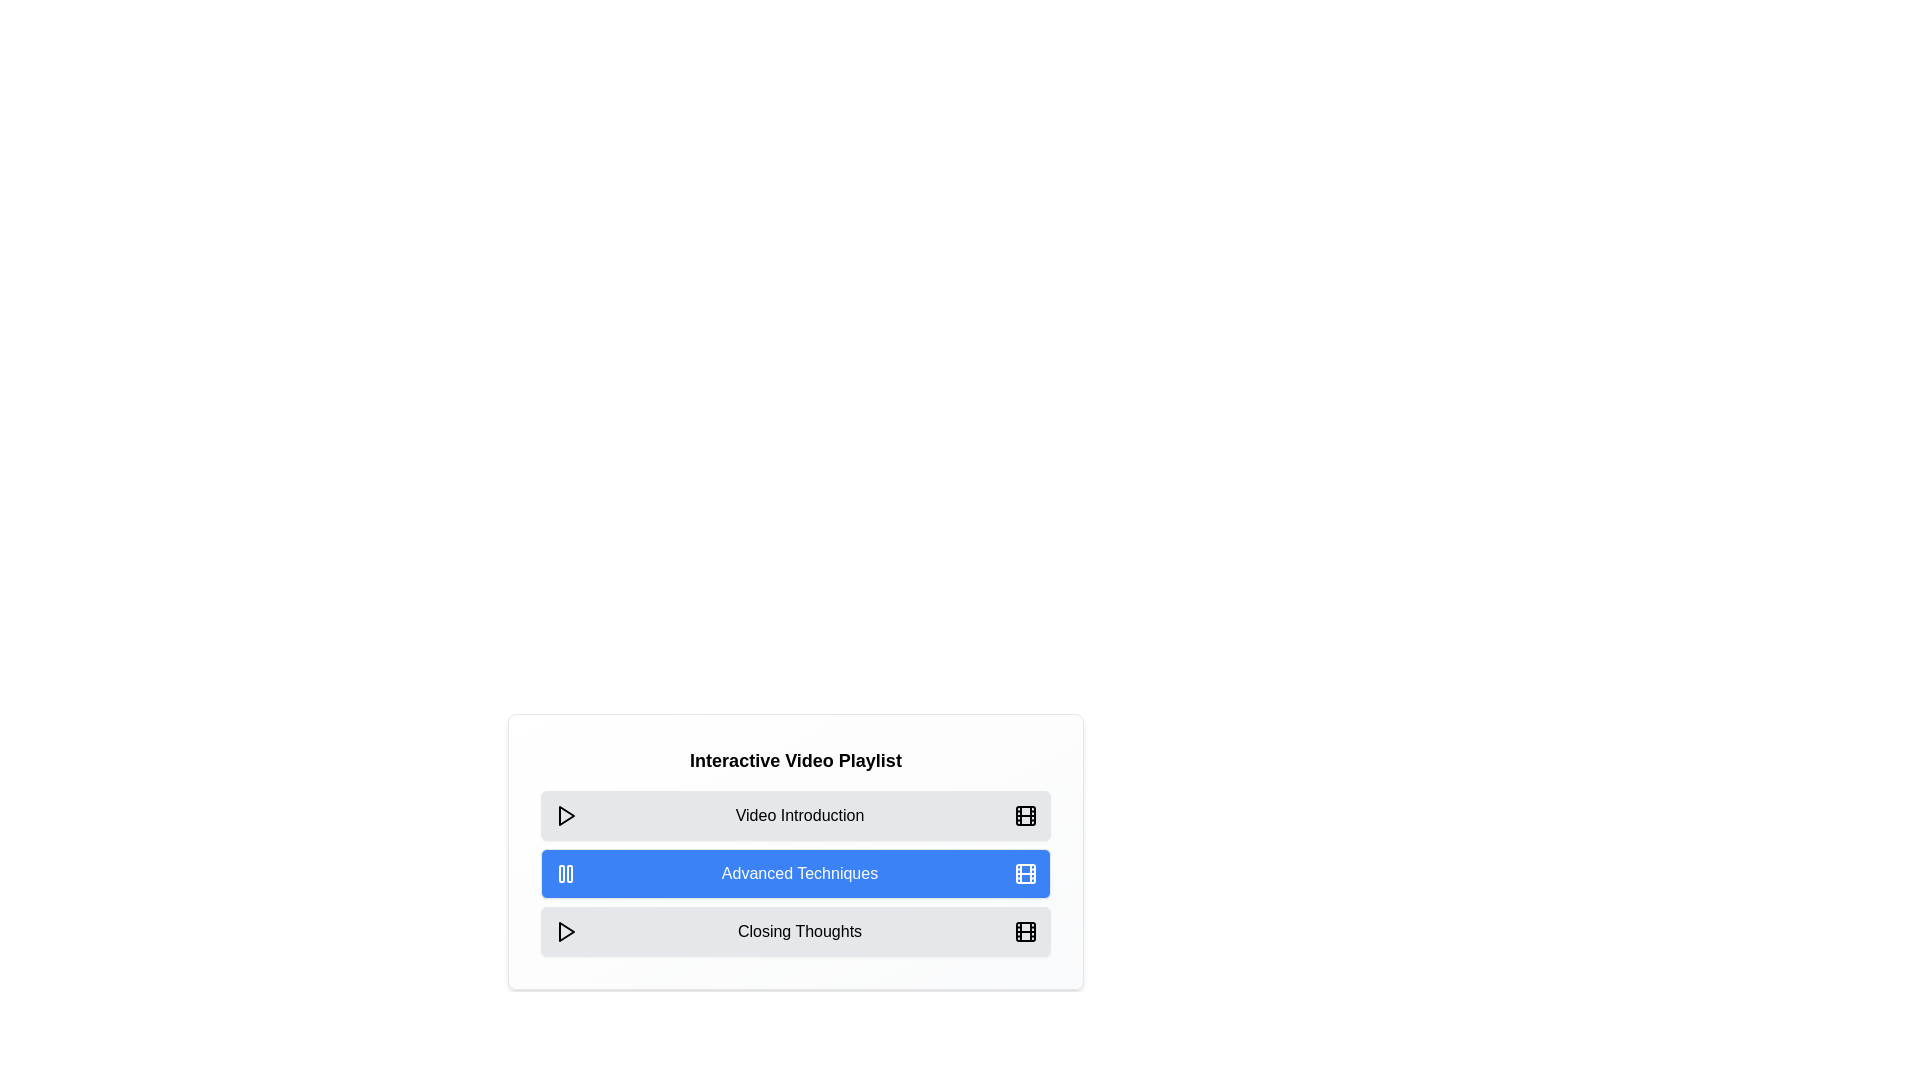 This screenshot has height=1080, width=1920. What do you see at coordinates (795, 873) in the screenshot?
I see `the video chip corresponding to Advanced Techniques to toggle its play/pause state` at bounding box center [795, 873].